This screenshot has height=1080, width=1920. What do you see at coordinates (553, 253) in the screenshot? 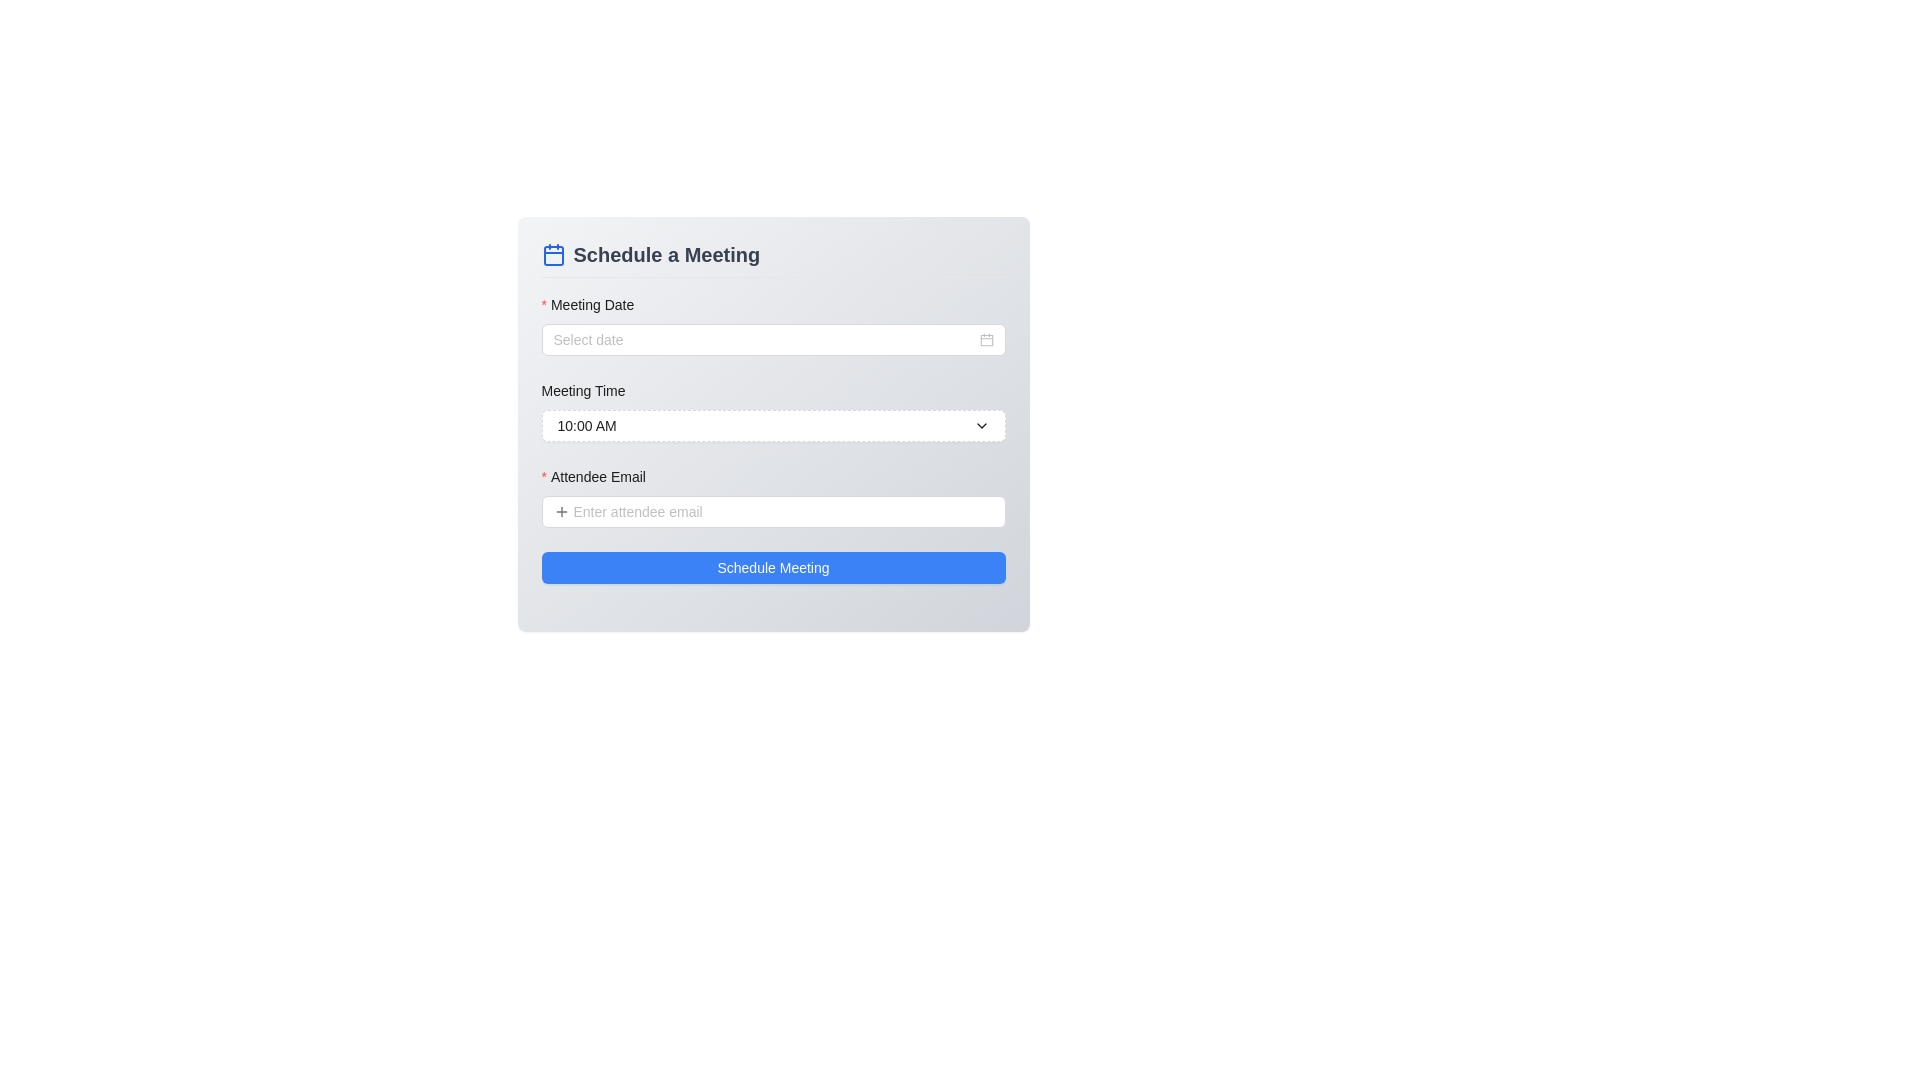
I see `the calendar icon located in the top-left corner of the 'Schedule a Meeting' section, before the title text element` at bounding box center [553, 253].